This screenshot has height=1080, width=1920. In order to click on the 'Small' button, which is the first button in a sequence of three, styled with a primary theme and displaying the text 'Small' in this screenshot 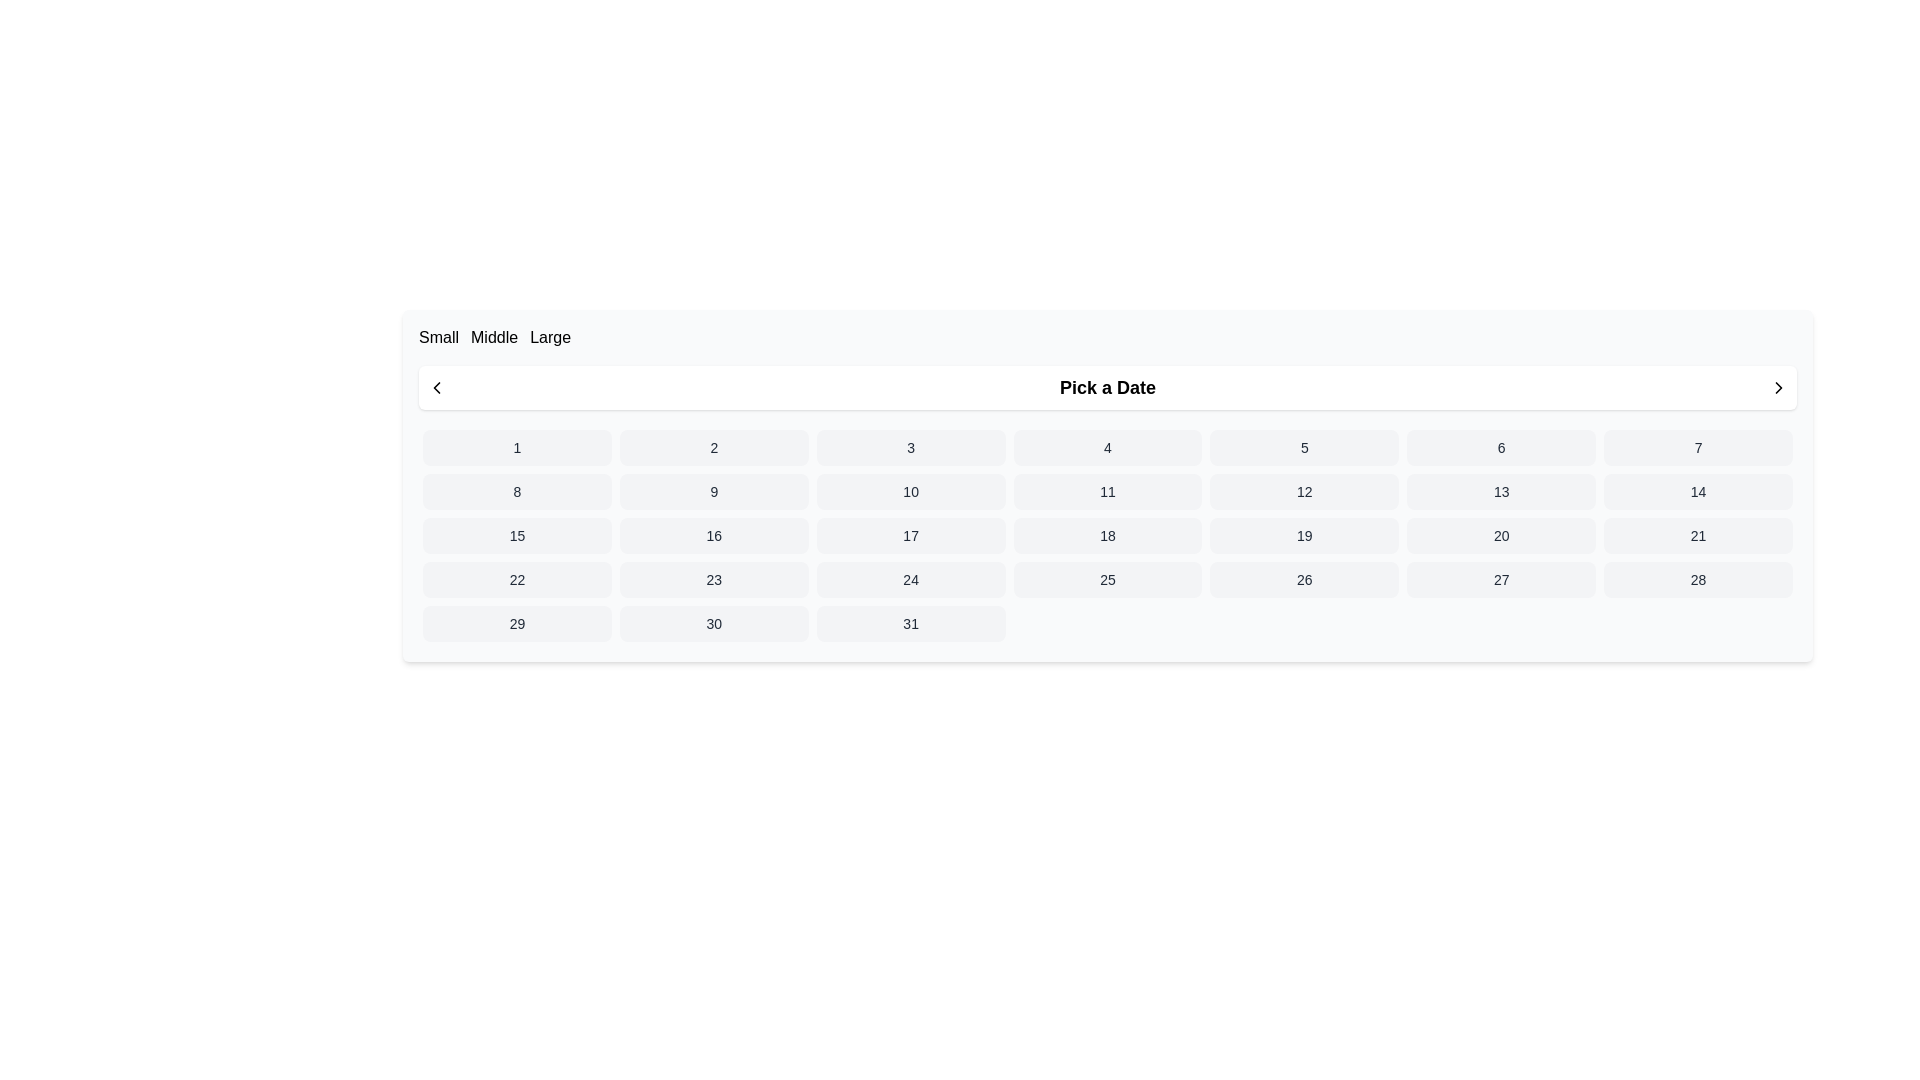, I will do `click(438, 337)`.